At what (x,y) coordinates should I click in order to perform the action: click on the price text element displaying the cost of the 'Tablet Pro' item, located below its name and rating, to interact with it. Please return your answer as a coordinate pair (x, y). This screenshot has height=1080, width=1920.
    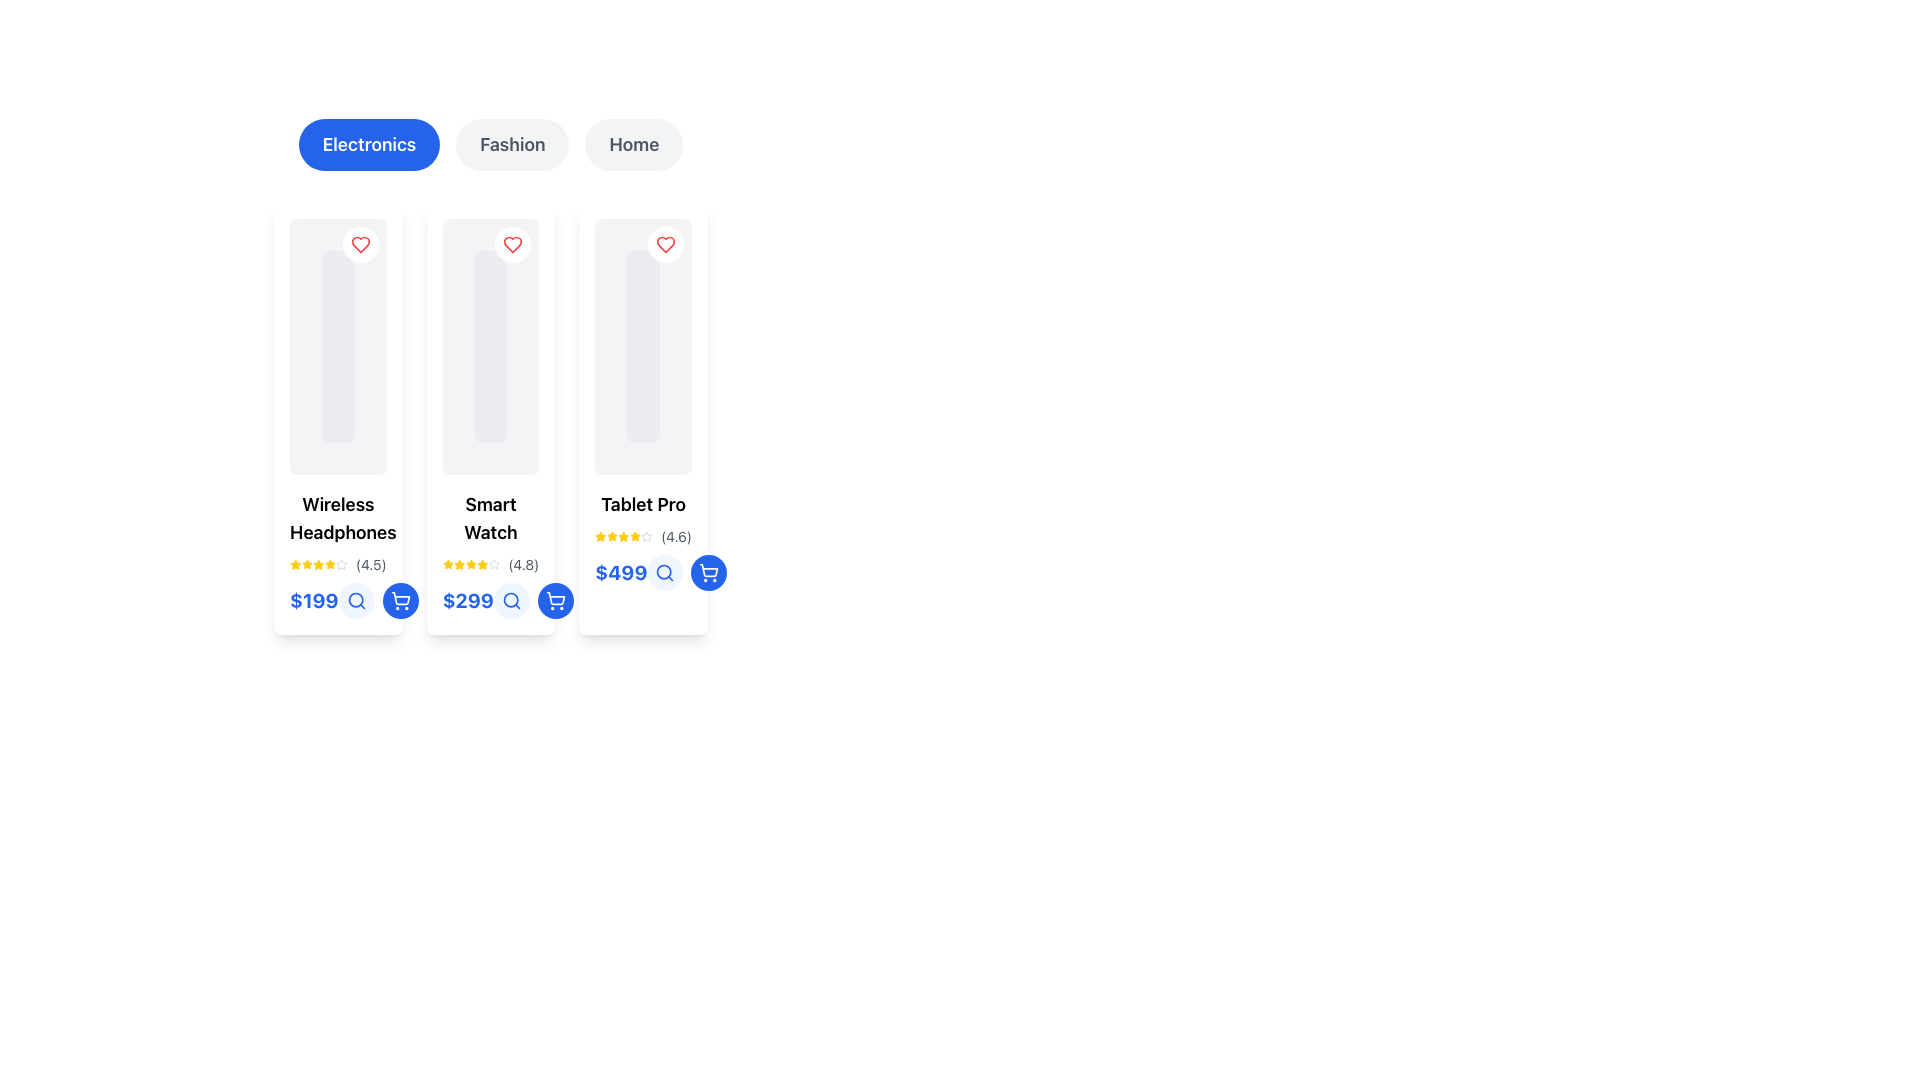
    Looking at the image, I should click on (643, 573).